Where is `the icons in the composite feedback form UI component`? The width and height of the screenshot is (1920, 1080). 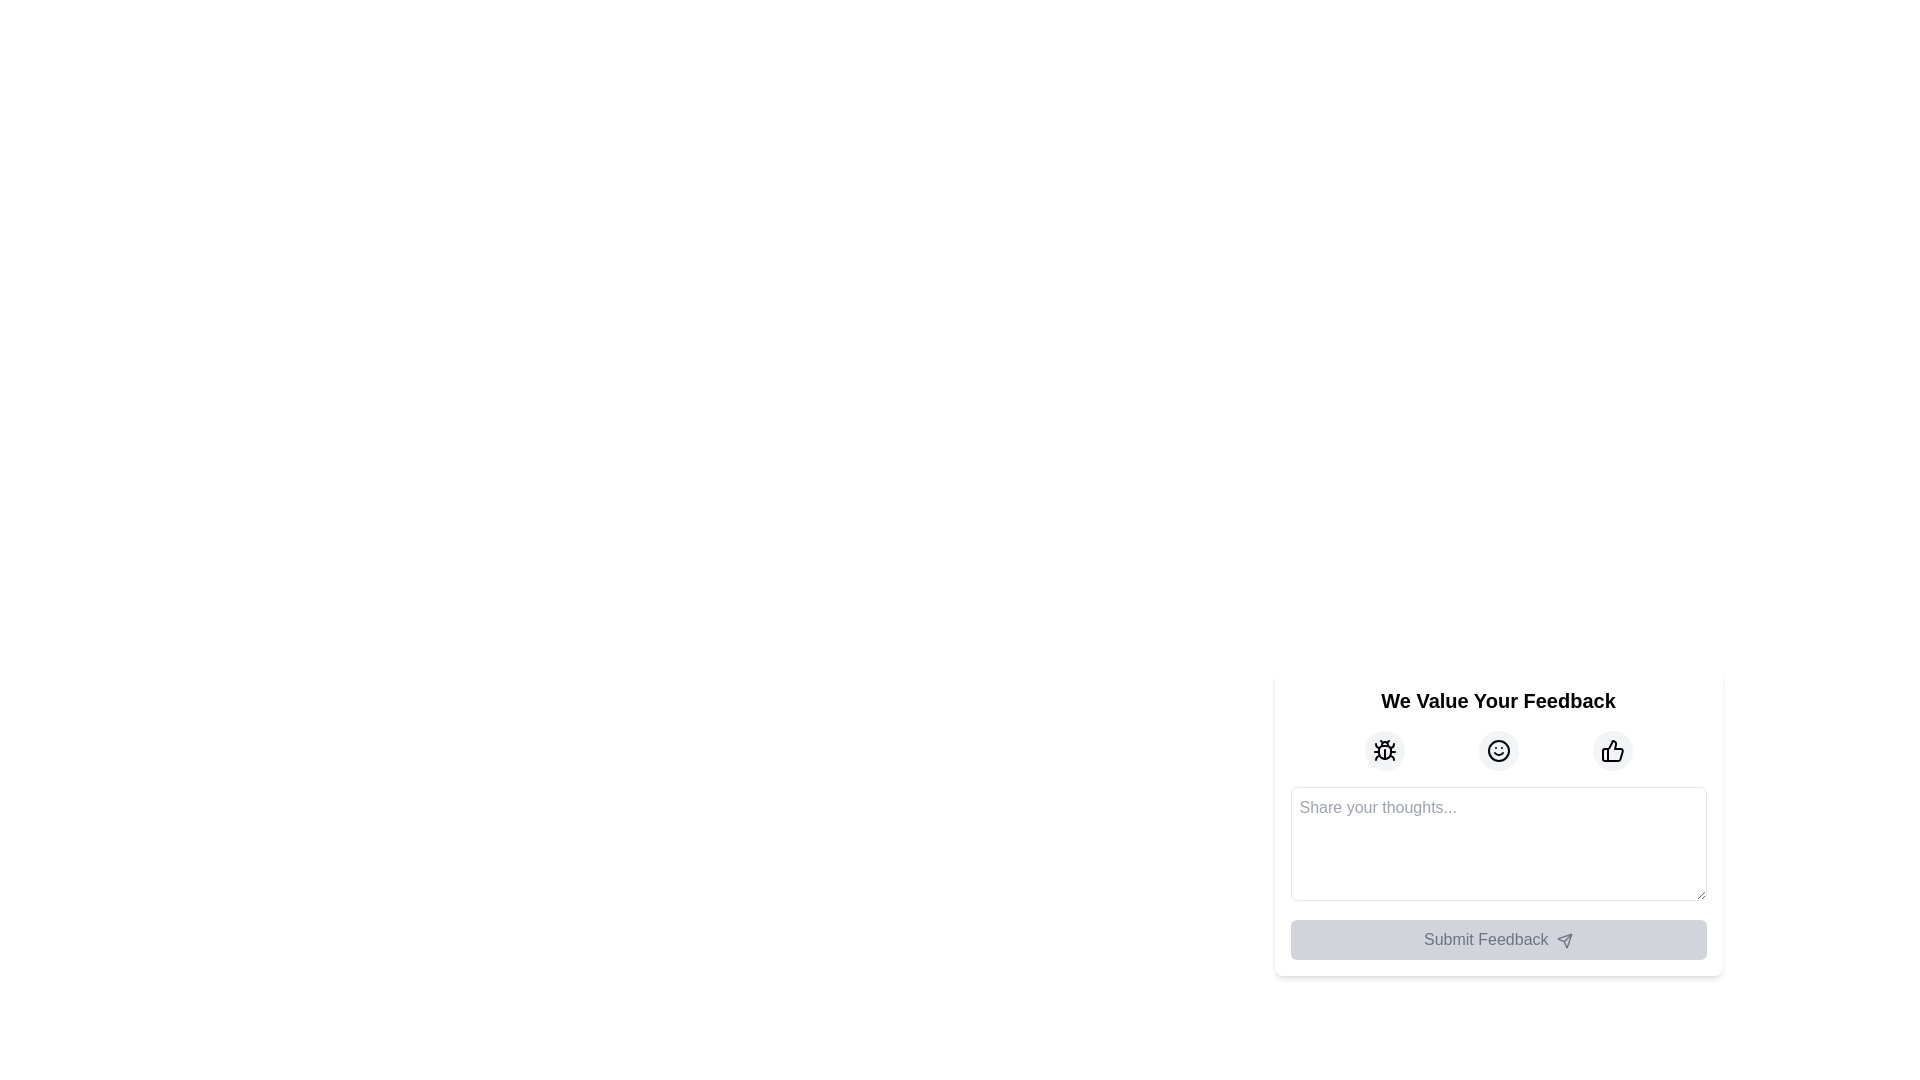
the icons in the composite feedback form UI component is located at coordinates (1498, 821).